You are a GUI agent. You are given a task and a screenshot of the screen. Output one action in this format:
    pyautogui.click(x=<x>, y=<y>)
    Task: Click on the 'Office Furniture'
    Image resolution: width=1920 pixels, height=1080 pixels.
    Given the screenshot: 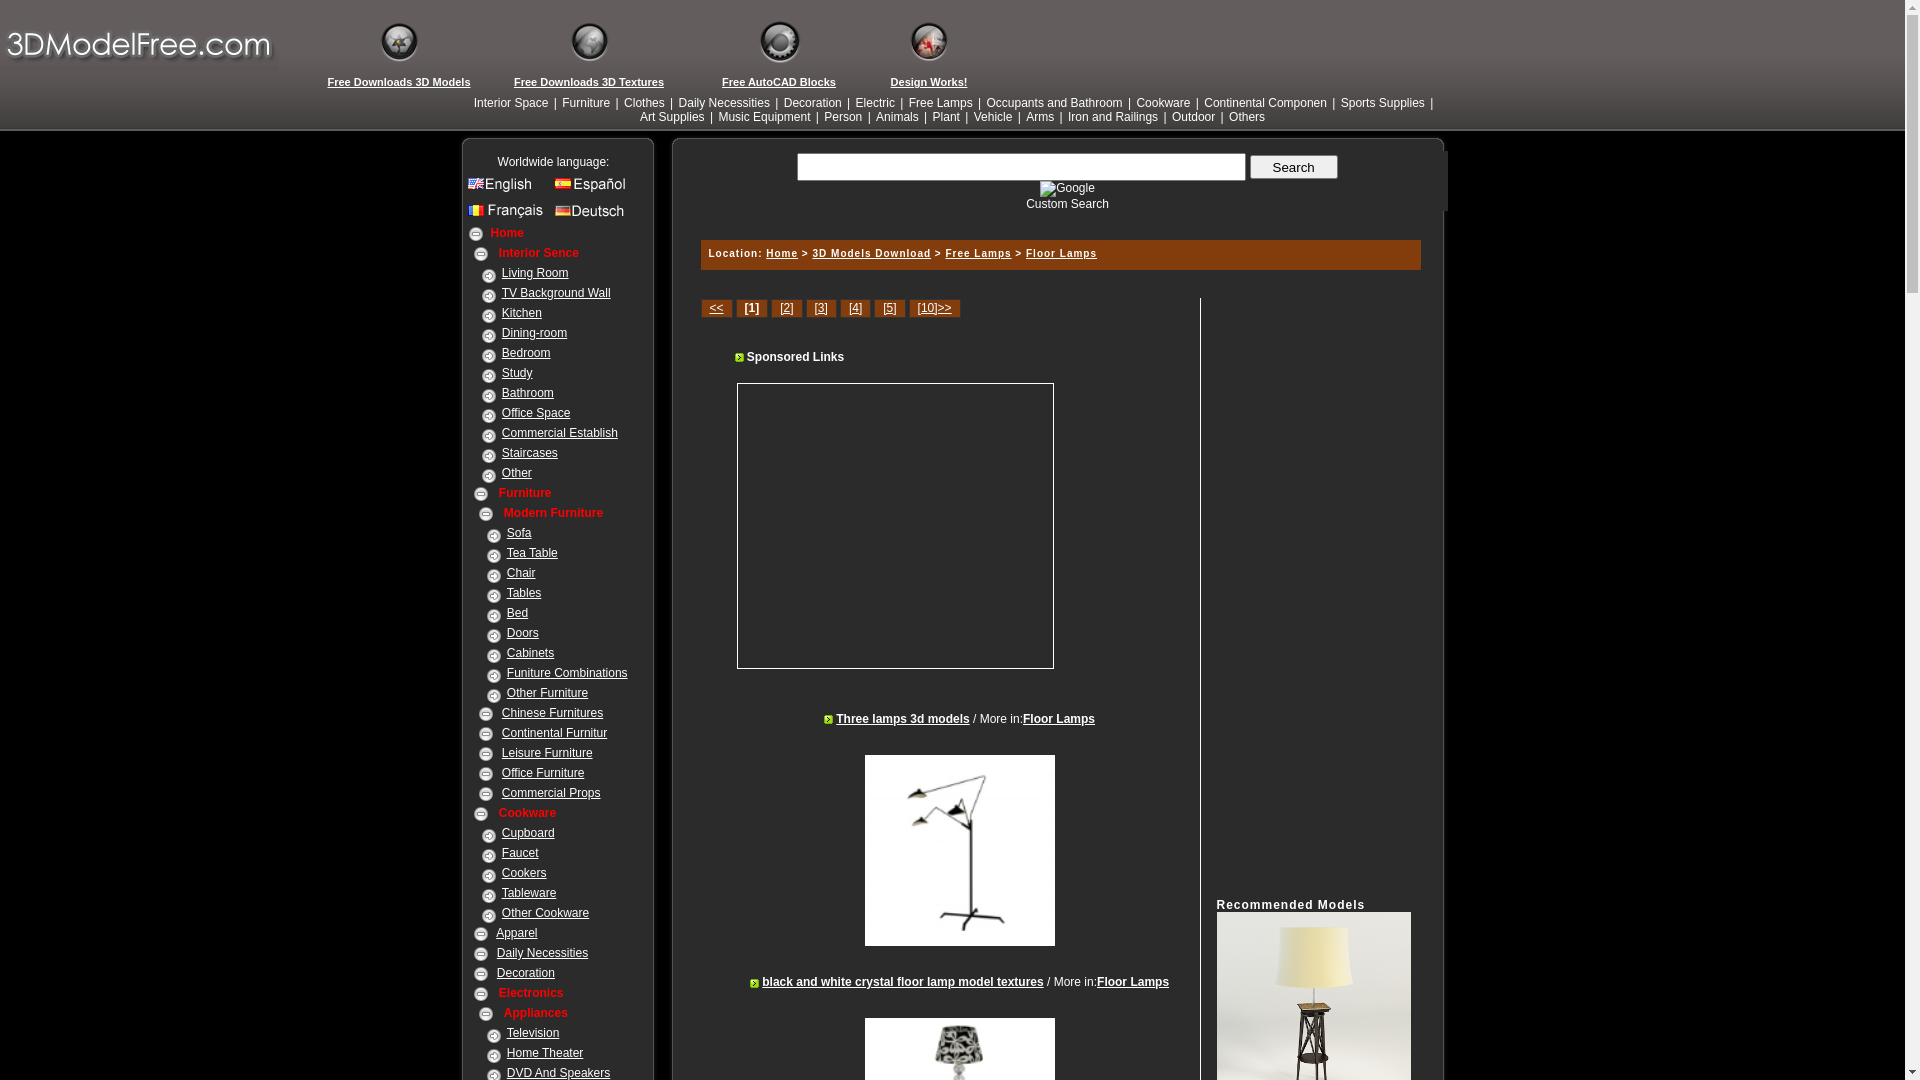 What is the action you would take?
    pyautogui.click(x=542, y=771)
    